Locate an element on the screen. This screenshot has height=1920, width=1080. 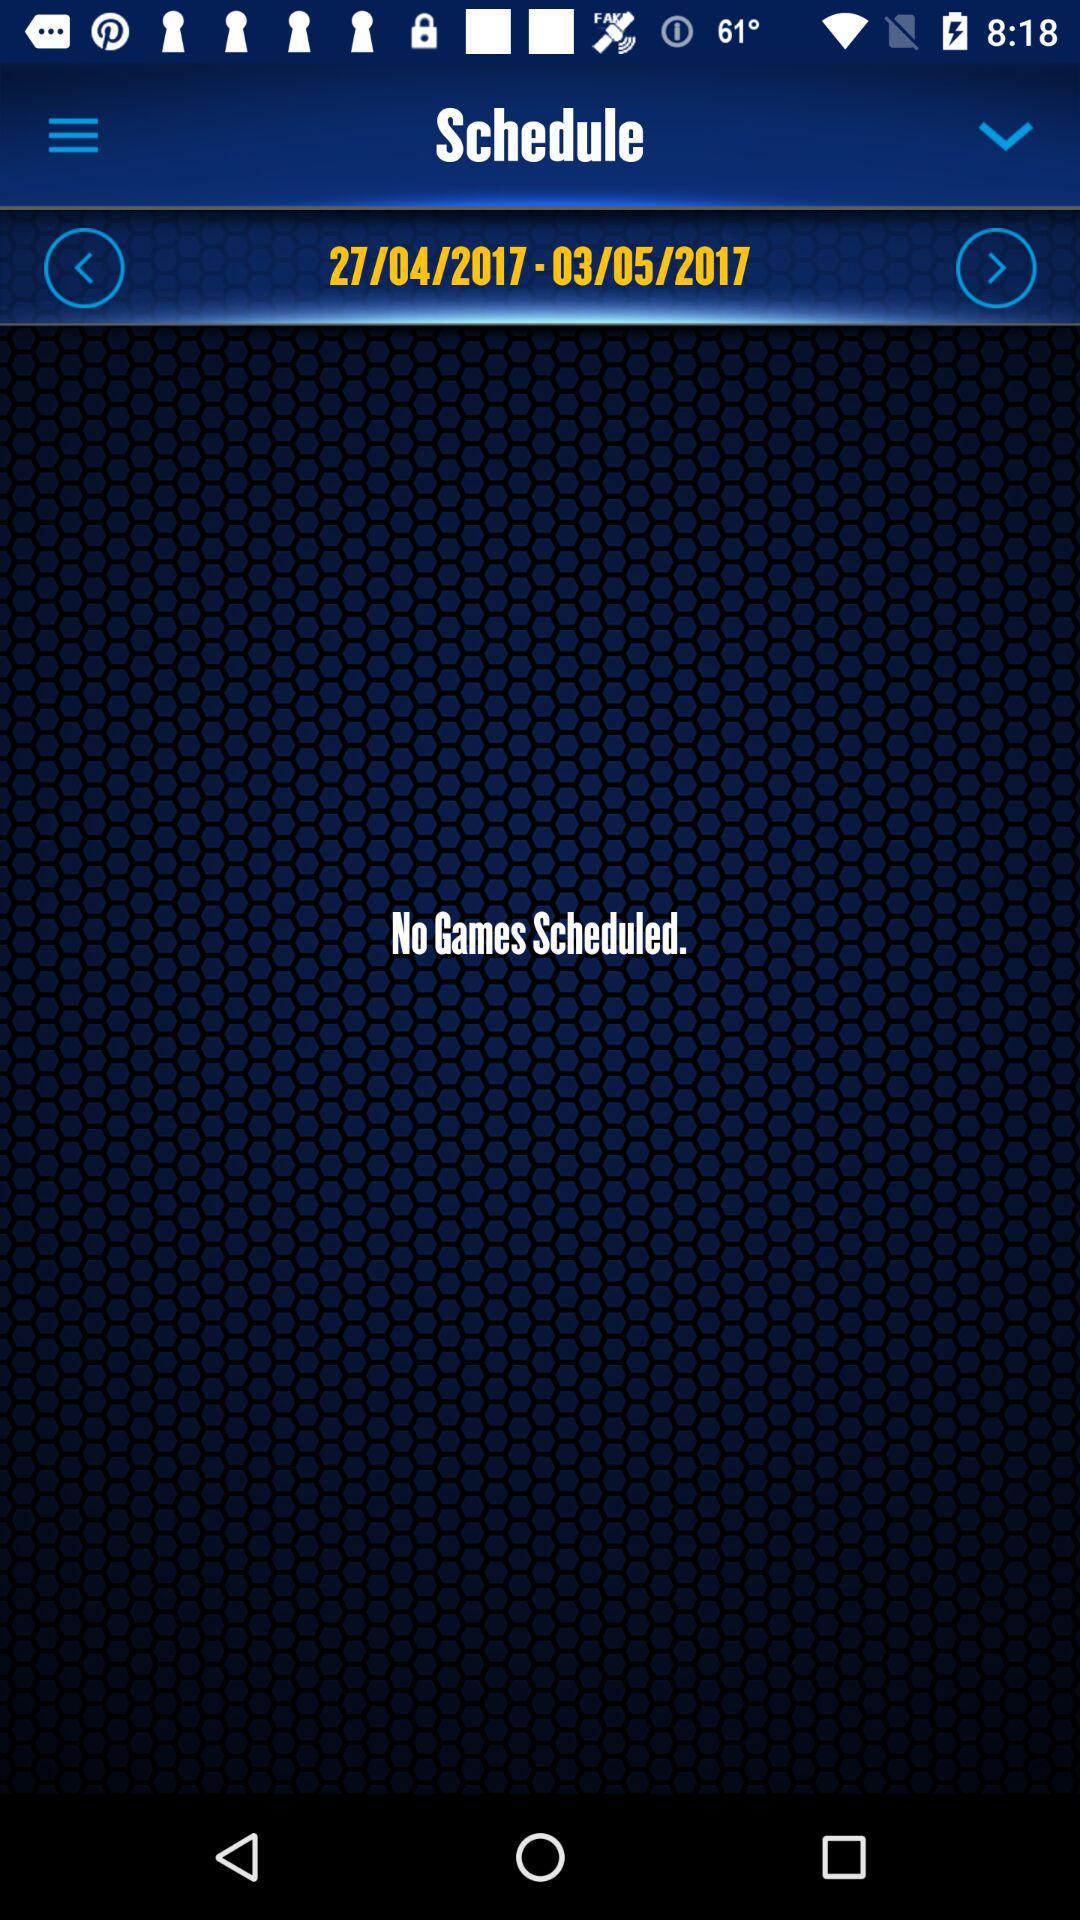
goes to next set of dates is located at coordinates (995, 266).